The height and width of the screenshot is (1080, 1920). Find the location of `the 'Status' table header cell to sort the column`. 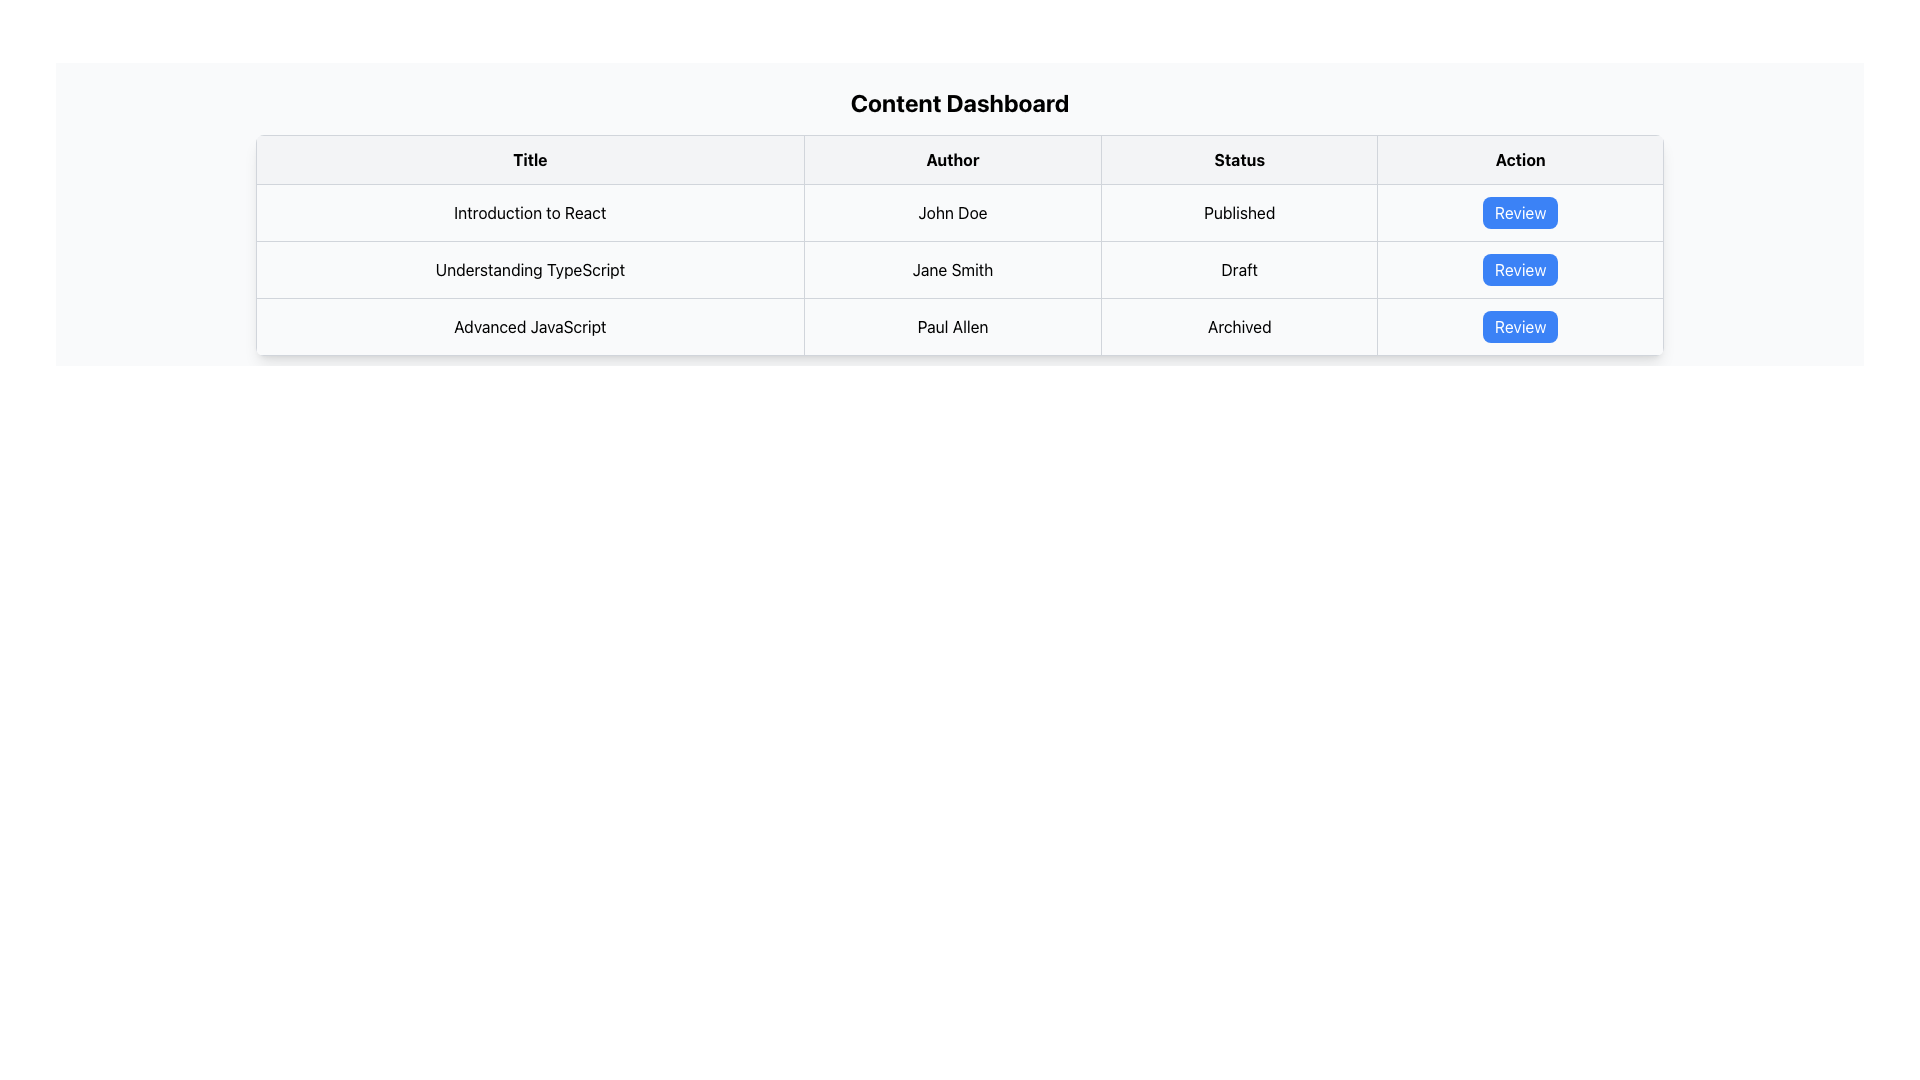

the 'Status' table header cell to sort the column is located at coordinates (1238, 158).